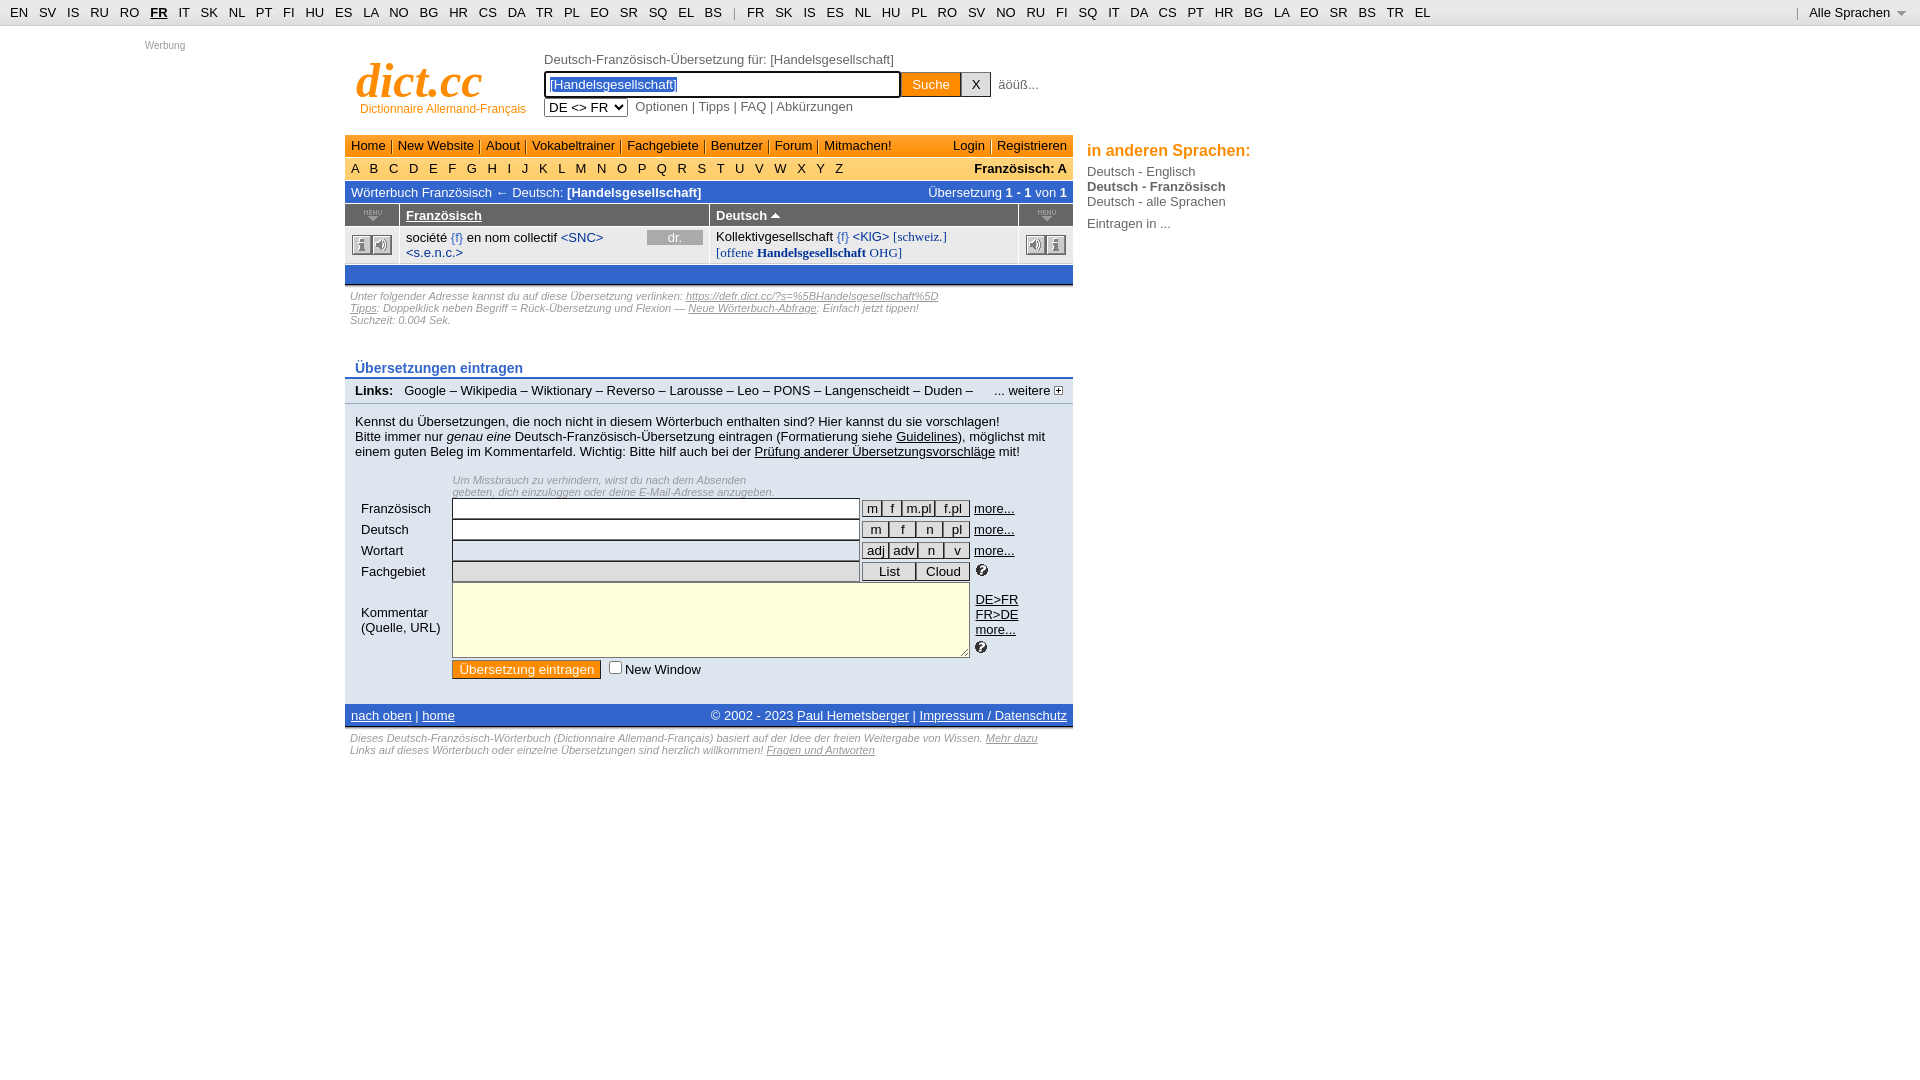  What do you see at coordinates (503, 144) in the screenshot?
I see `'About'` at bounding box center [503, 144].